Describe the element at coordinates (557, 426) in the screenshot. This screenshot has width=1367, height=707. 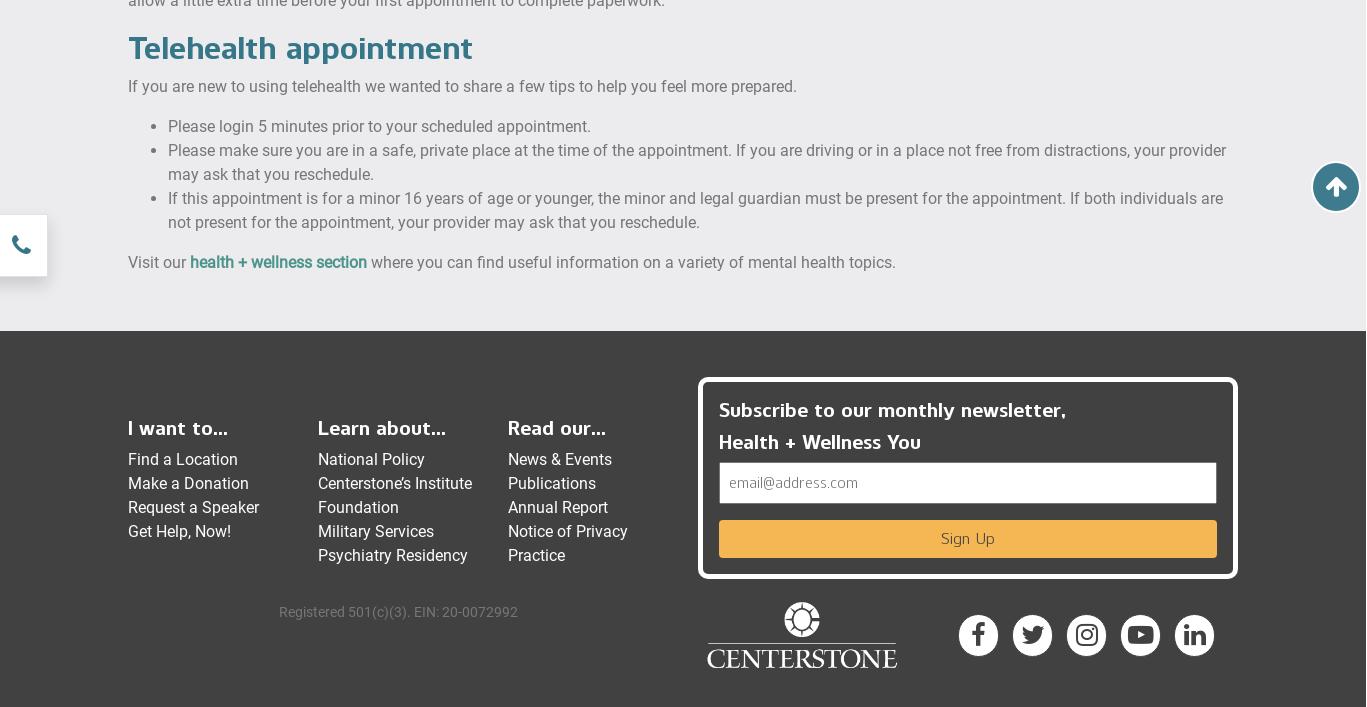
I see `'Read our...'` at that location.